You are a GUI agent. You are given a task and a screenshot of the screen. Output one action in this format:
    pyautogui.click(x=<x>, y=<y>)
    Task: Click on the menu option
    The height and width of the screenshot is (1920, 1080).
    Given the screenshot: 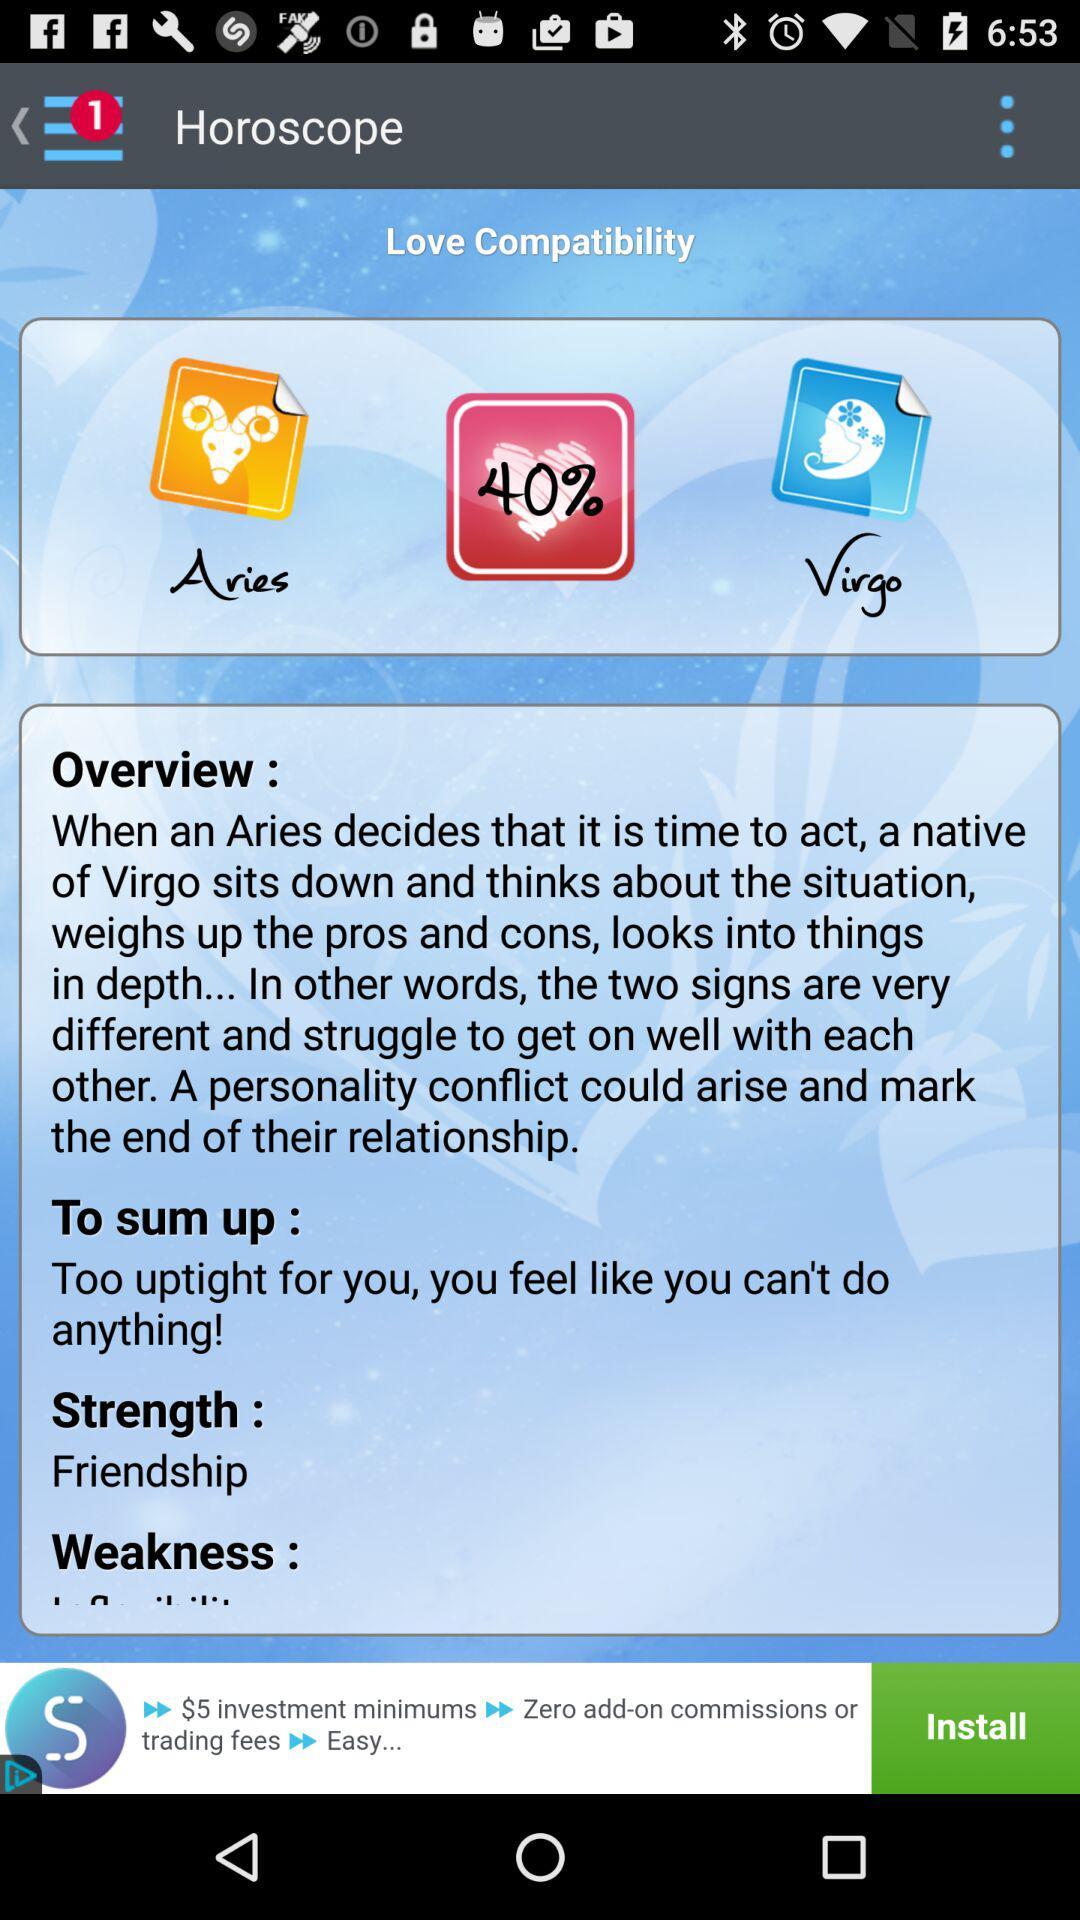 What is the action you would take?
    pyautogui.click(x=1006, y=124)
    